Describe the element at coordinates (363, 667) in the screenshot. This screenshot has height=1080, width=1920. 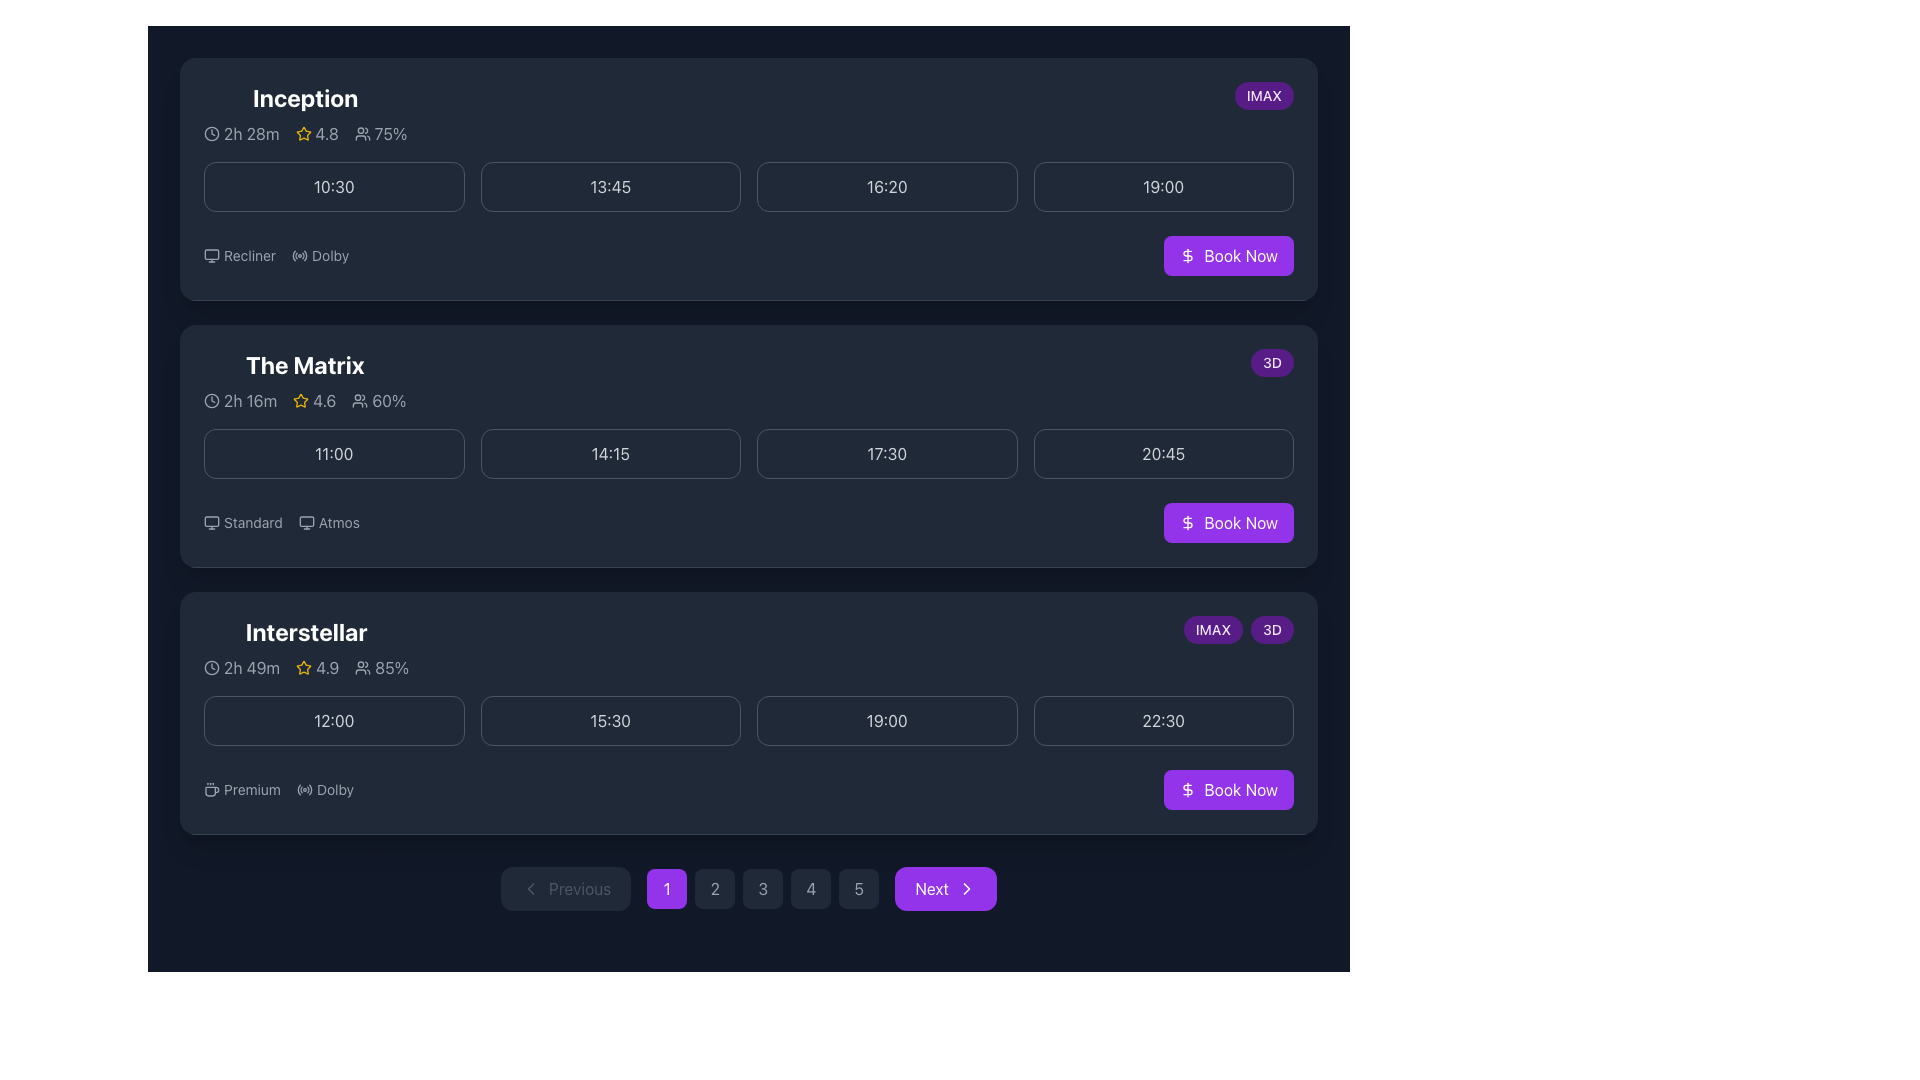
I see `the graphical icon resembling a group of two stylized people located in the 'Interstellar' section, adjacent to the percentage value '85%` at that location.